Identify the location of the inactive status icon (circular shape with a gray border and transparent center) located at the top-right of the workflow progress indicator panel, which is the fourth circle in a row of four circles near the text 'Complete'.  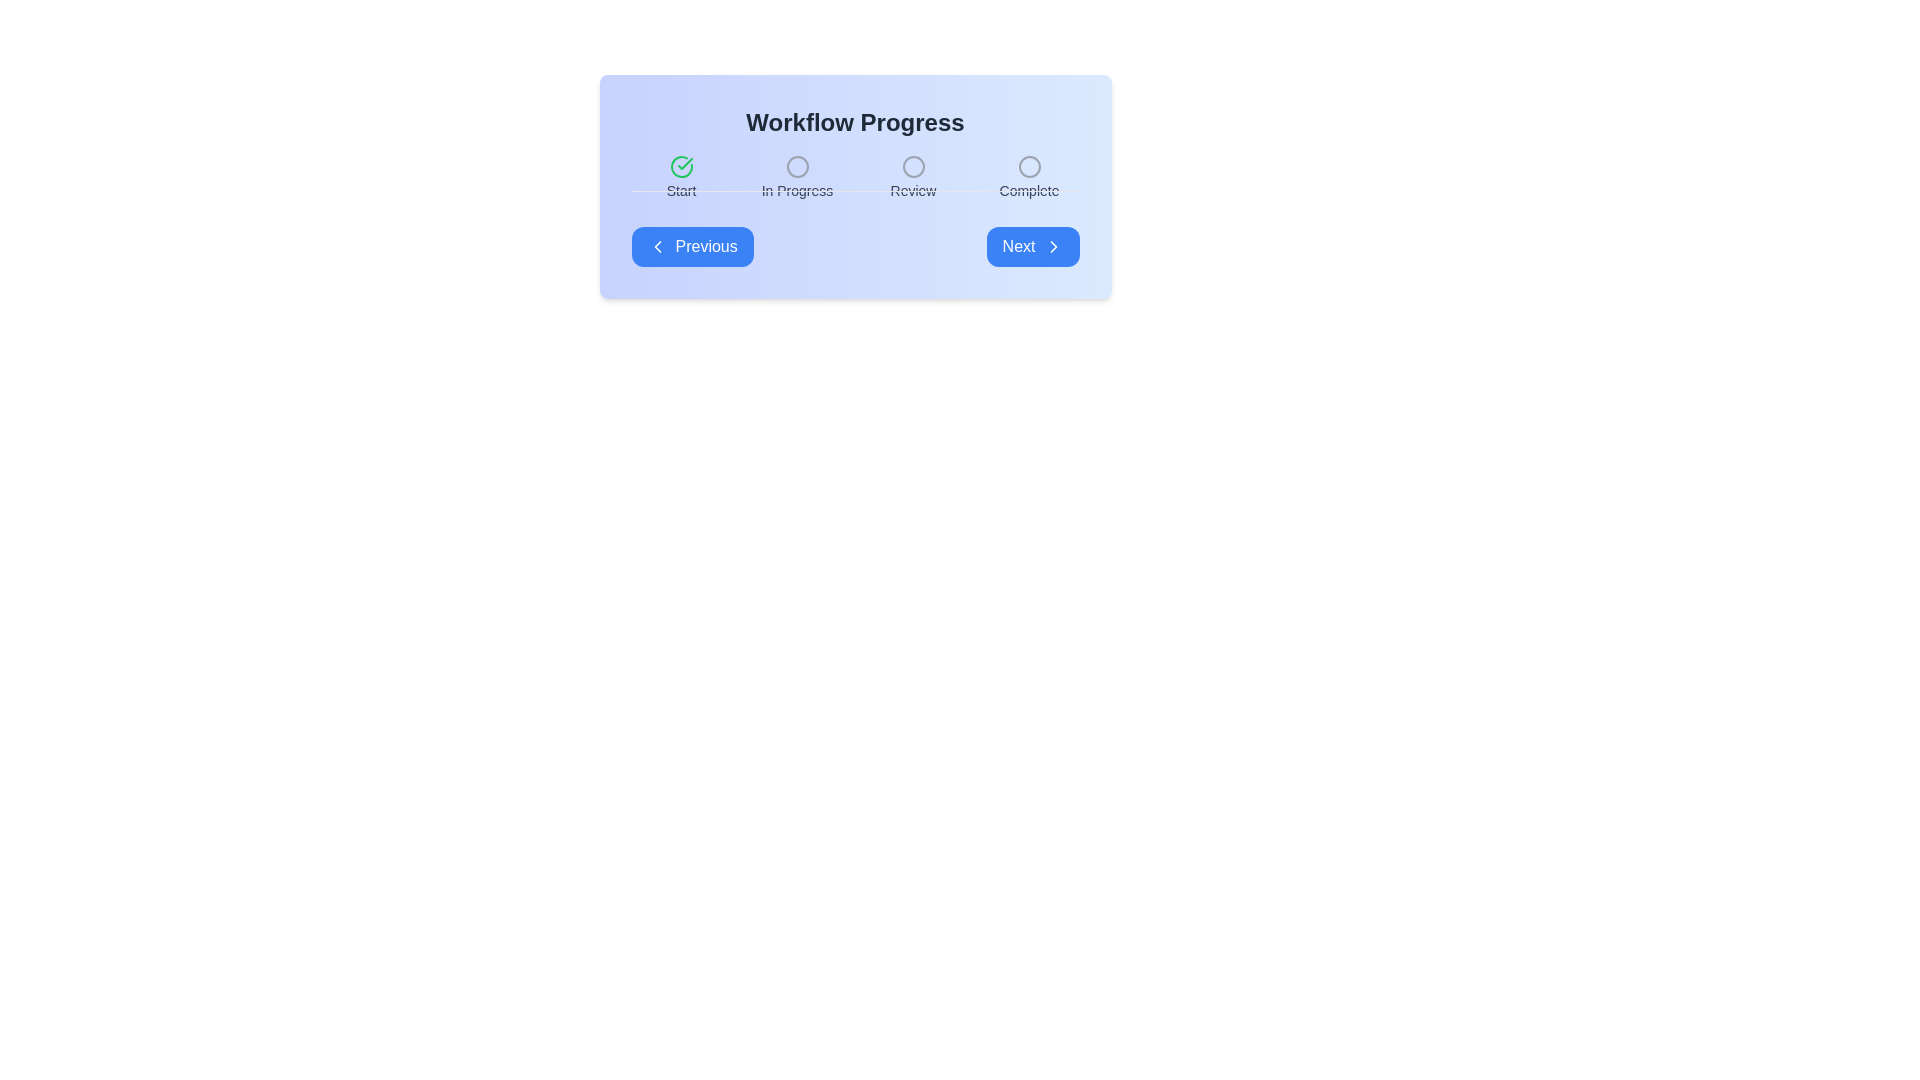
(1029, 165).